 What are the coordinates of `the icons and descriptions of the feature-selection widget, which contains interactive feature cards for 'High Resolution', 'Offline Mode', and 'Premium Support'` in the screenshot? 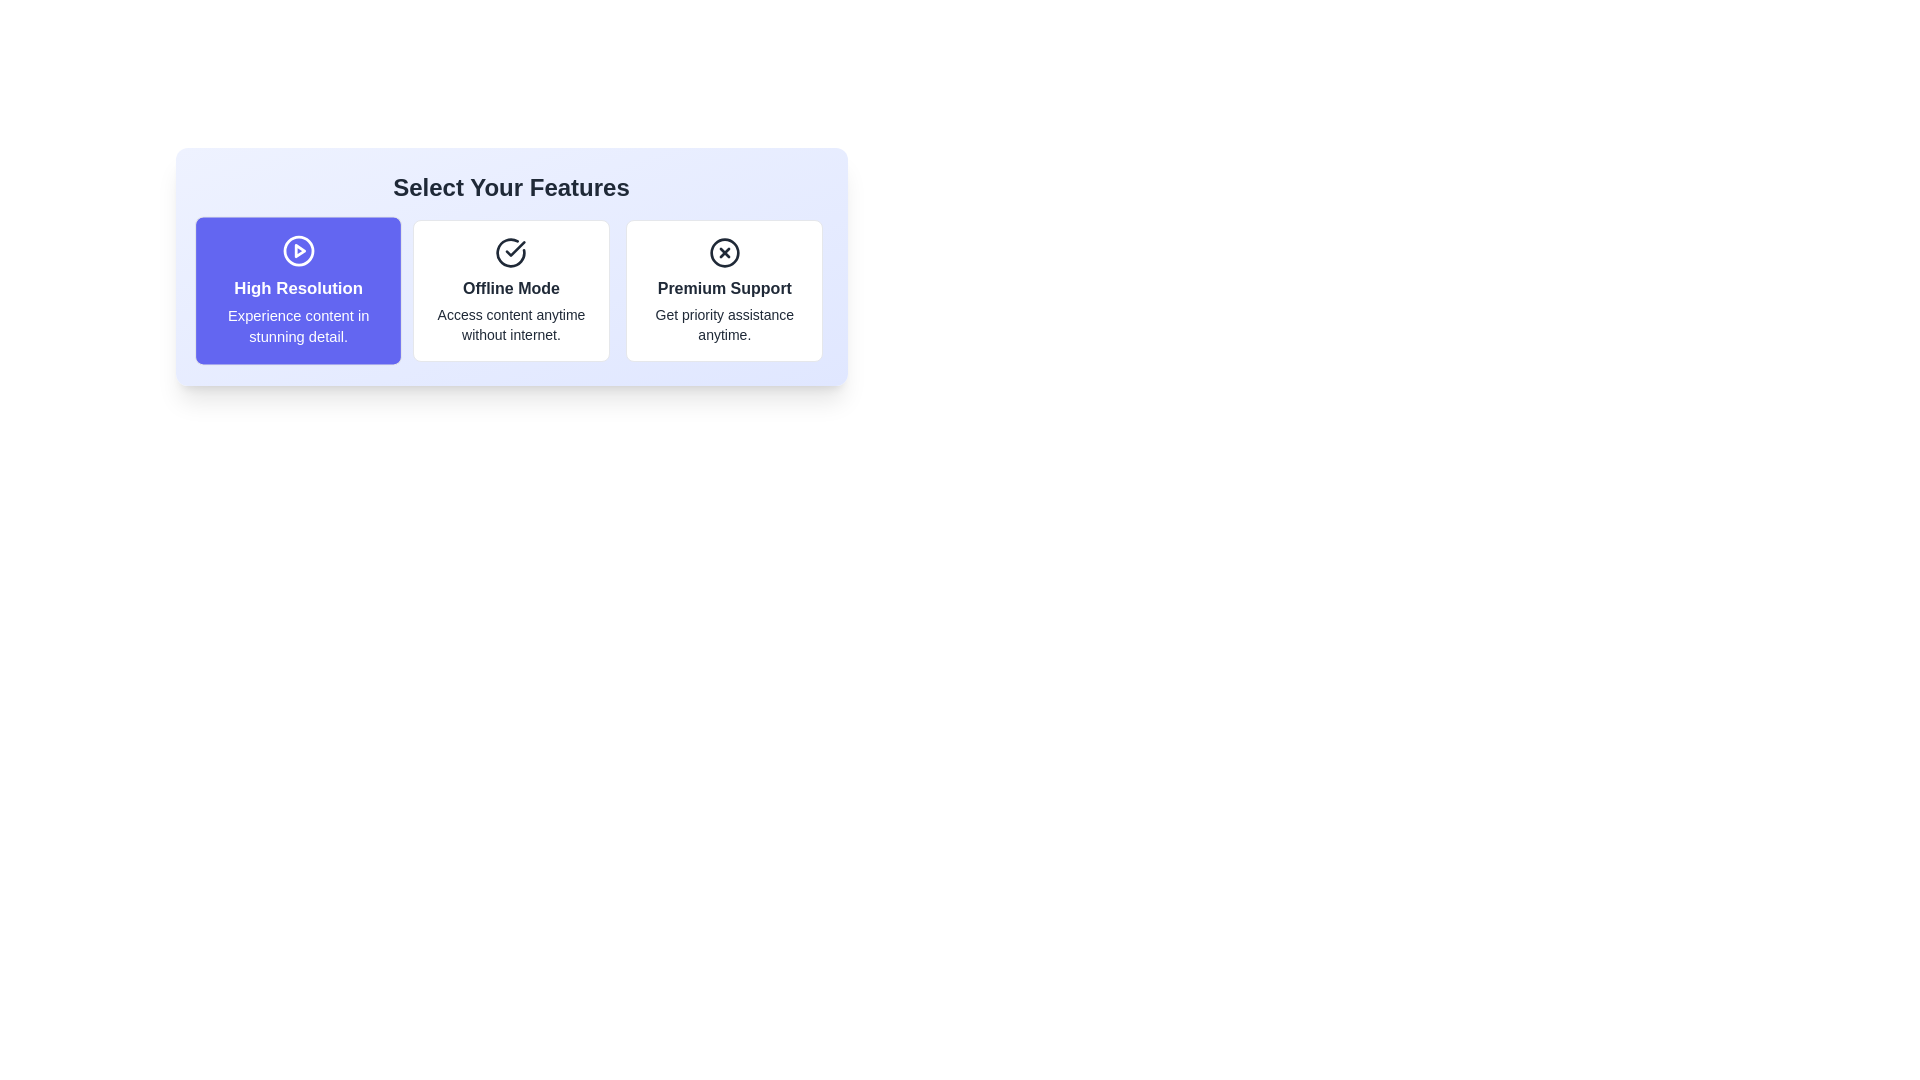 It's located at (511, 265).